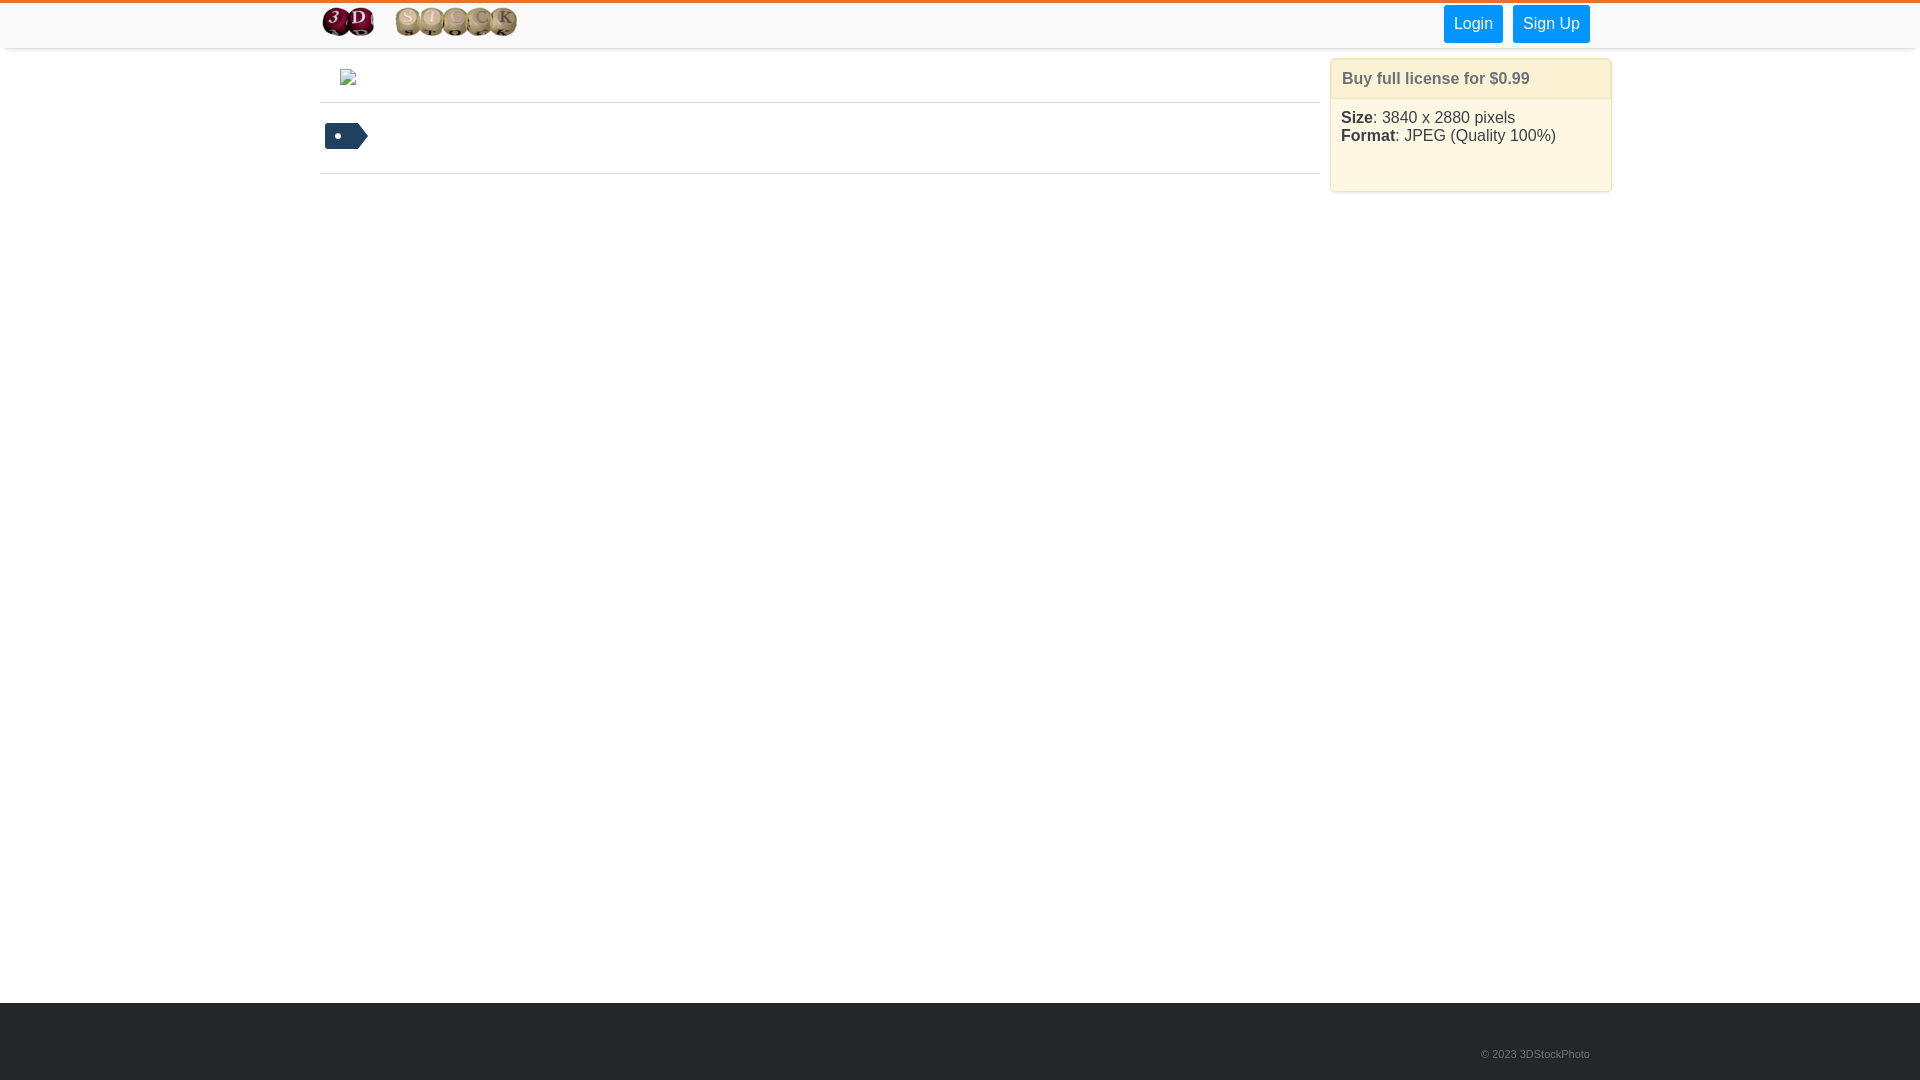  What do you see at coordinates (419, 23) in the screenshot?
I see `'$1 3D stock photos of texts, icons, and backgrounds'` at bounding box center [419, 23].